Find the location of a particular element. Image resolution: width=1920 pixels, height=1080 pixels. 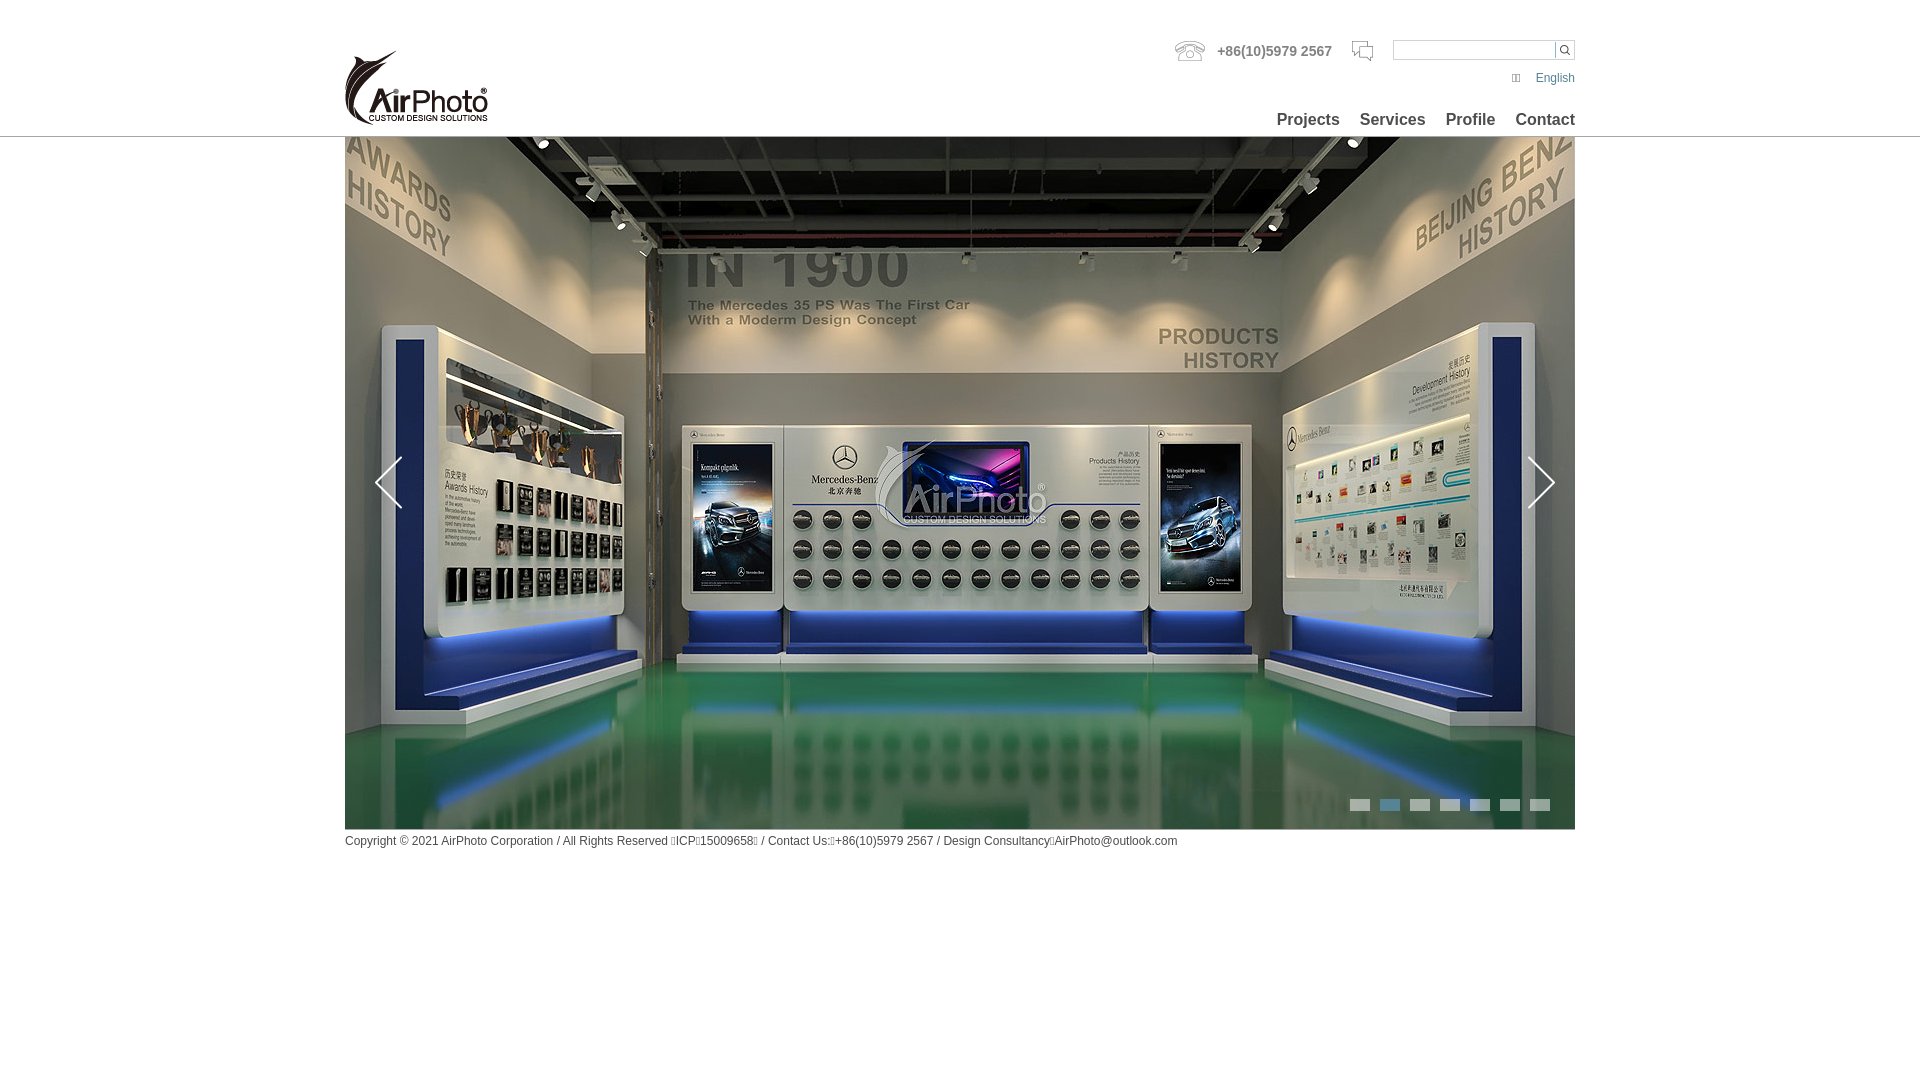

'Projects' is located at coordinates (1308, 119).